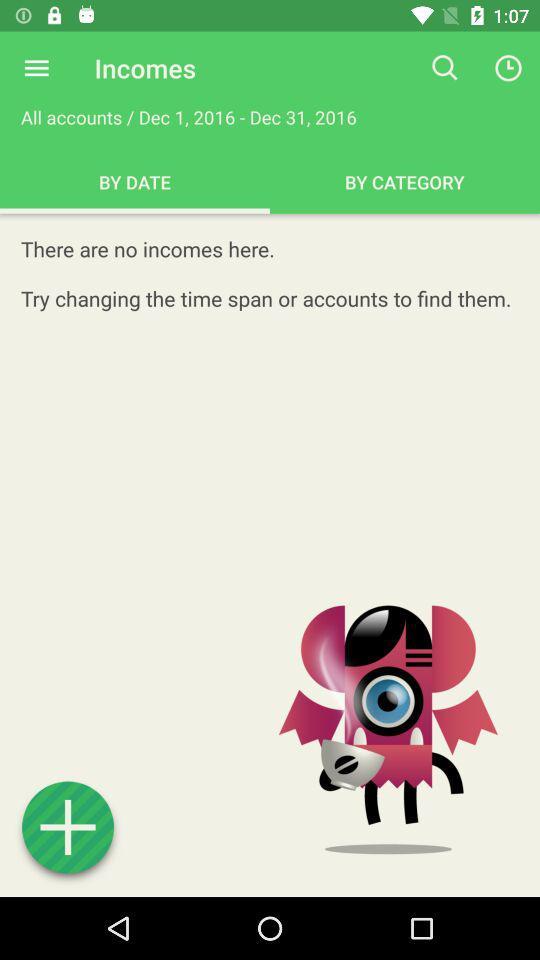  I want to click on item above the by category item, so click(445, 68).